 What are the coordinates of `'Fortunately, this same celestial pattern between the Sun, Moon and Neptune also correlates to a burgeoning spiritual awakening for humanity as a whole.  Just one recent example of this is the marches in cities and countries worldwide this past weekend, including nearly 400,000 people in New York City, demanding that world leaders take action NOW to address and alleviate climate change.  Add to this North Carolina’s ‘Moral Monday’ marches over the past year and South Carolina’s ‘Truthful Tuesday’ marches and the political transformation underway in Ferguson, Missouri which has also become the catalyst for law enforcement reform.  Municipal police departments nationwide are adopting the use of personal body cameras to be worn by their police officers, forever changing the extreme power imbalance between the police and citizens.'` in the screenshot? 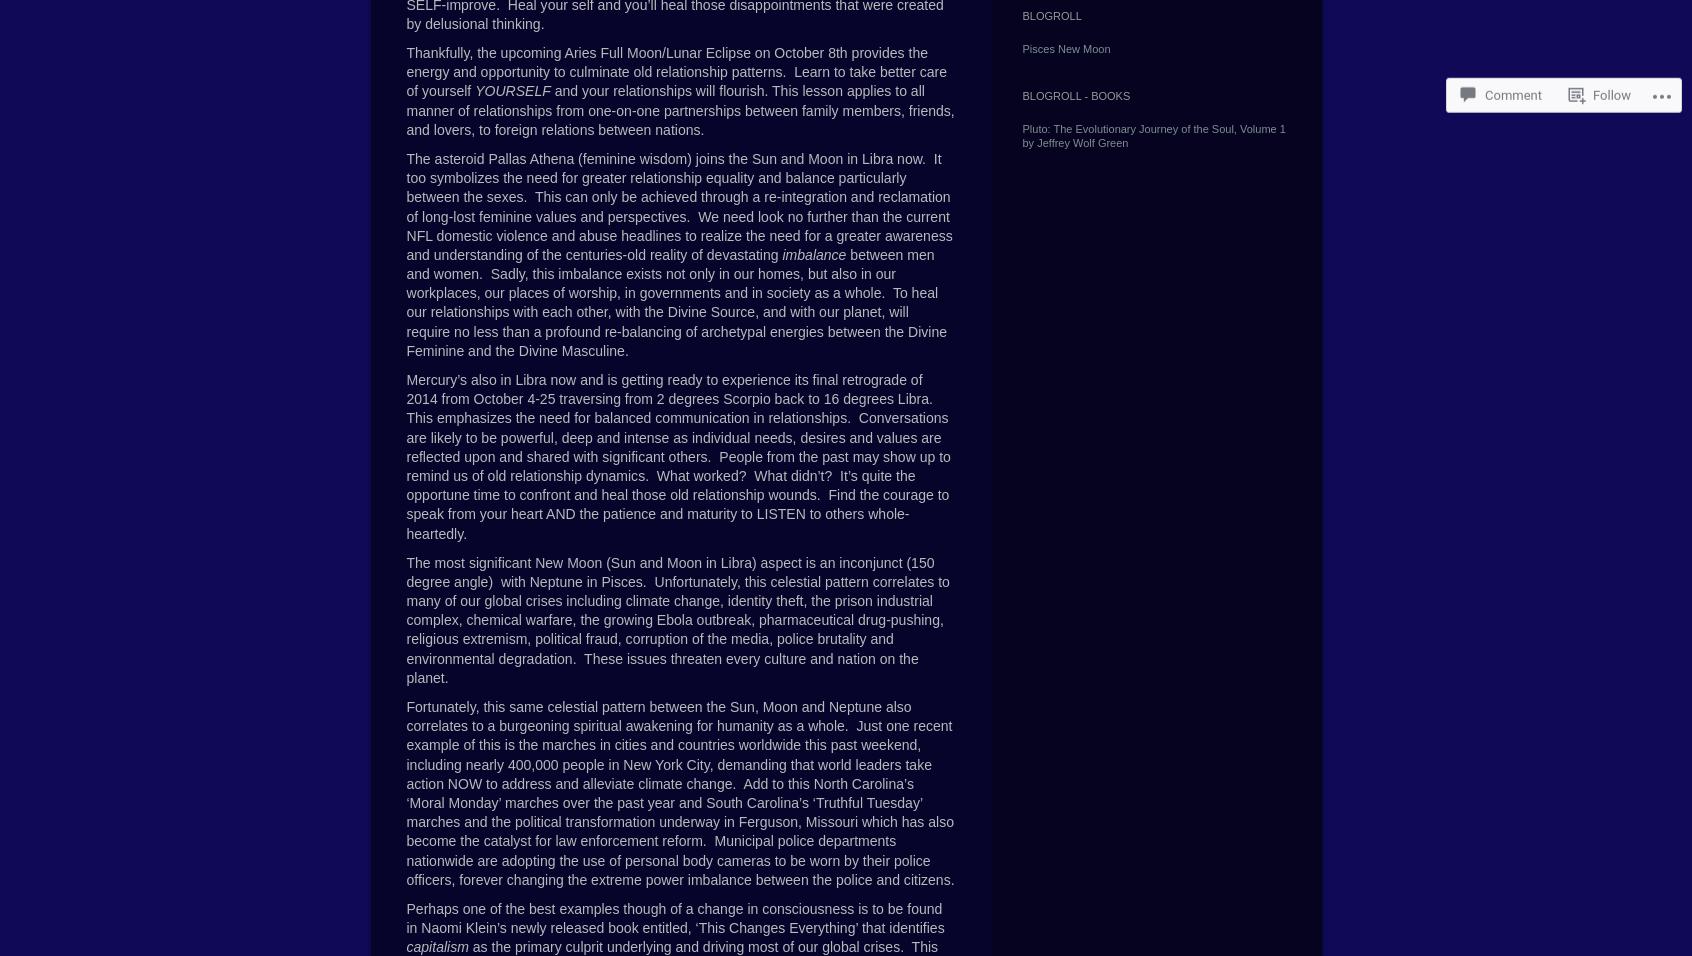 It's located at (680, 792).